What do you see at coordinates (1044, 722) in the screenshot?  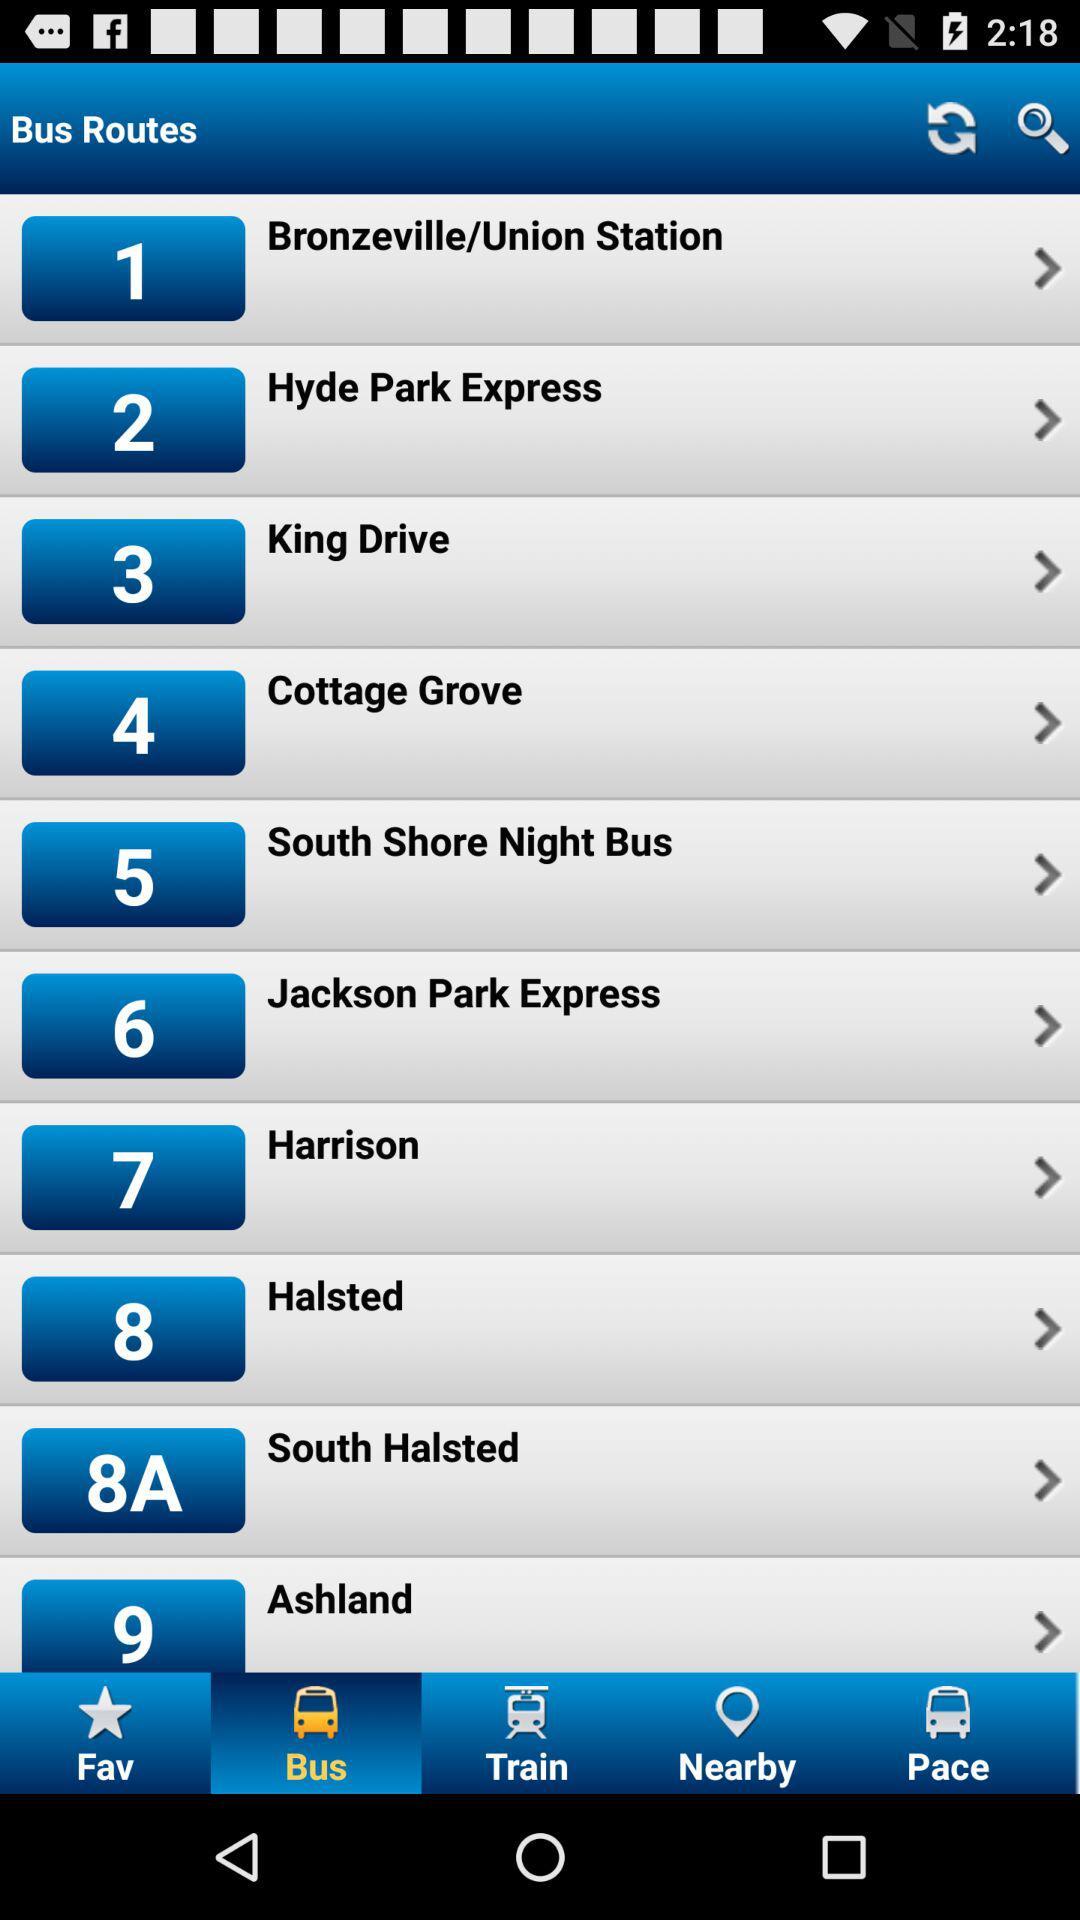 I see `item next to the cottage grove icon` at bounding box center [1044, 722].